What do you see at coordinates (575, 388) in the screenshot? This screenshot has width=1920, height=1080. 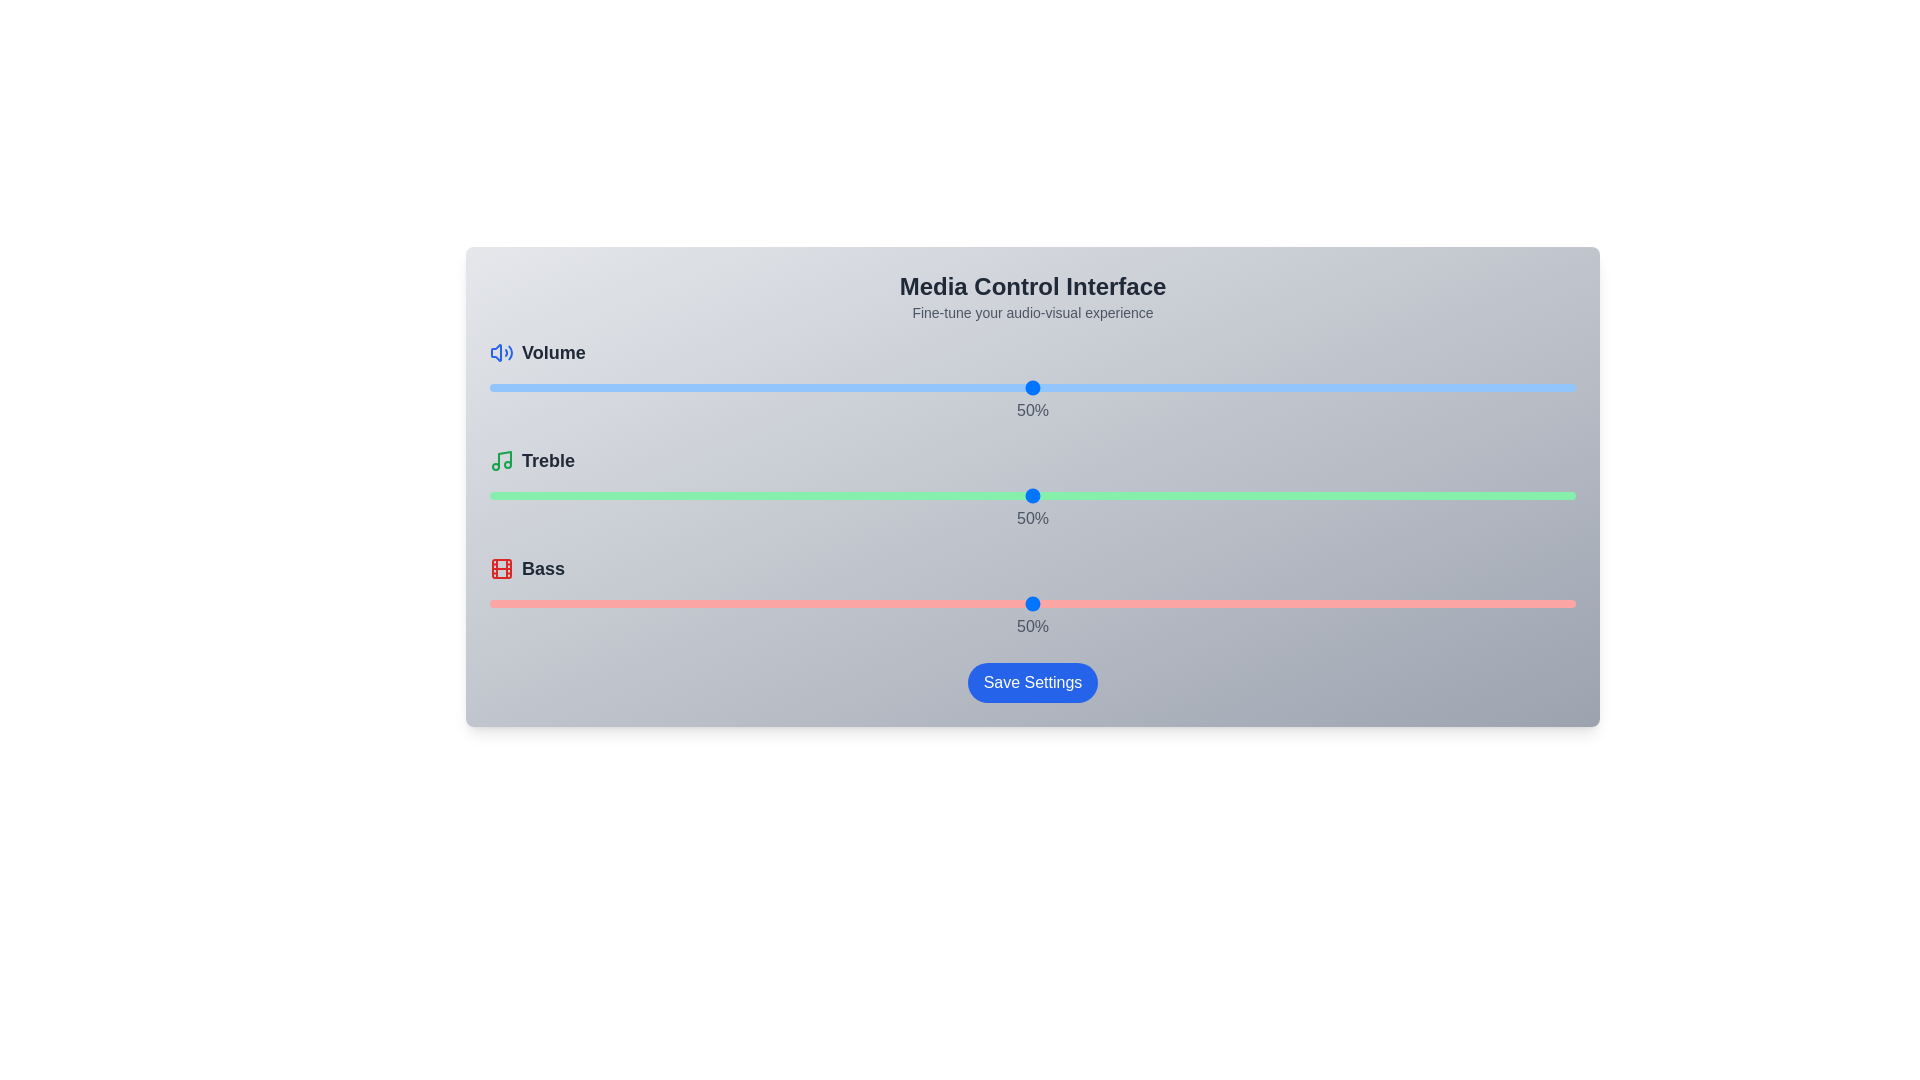 I see `the slider value` at bounding box center [575, 388].